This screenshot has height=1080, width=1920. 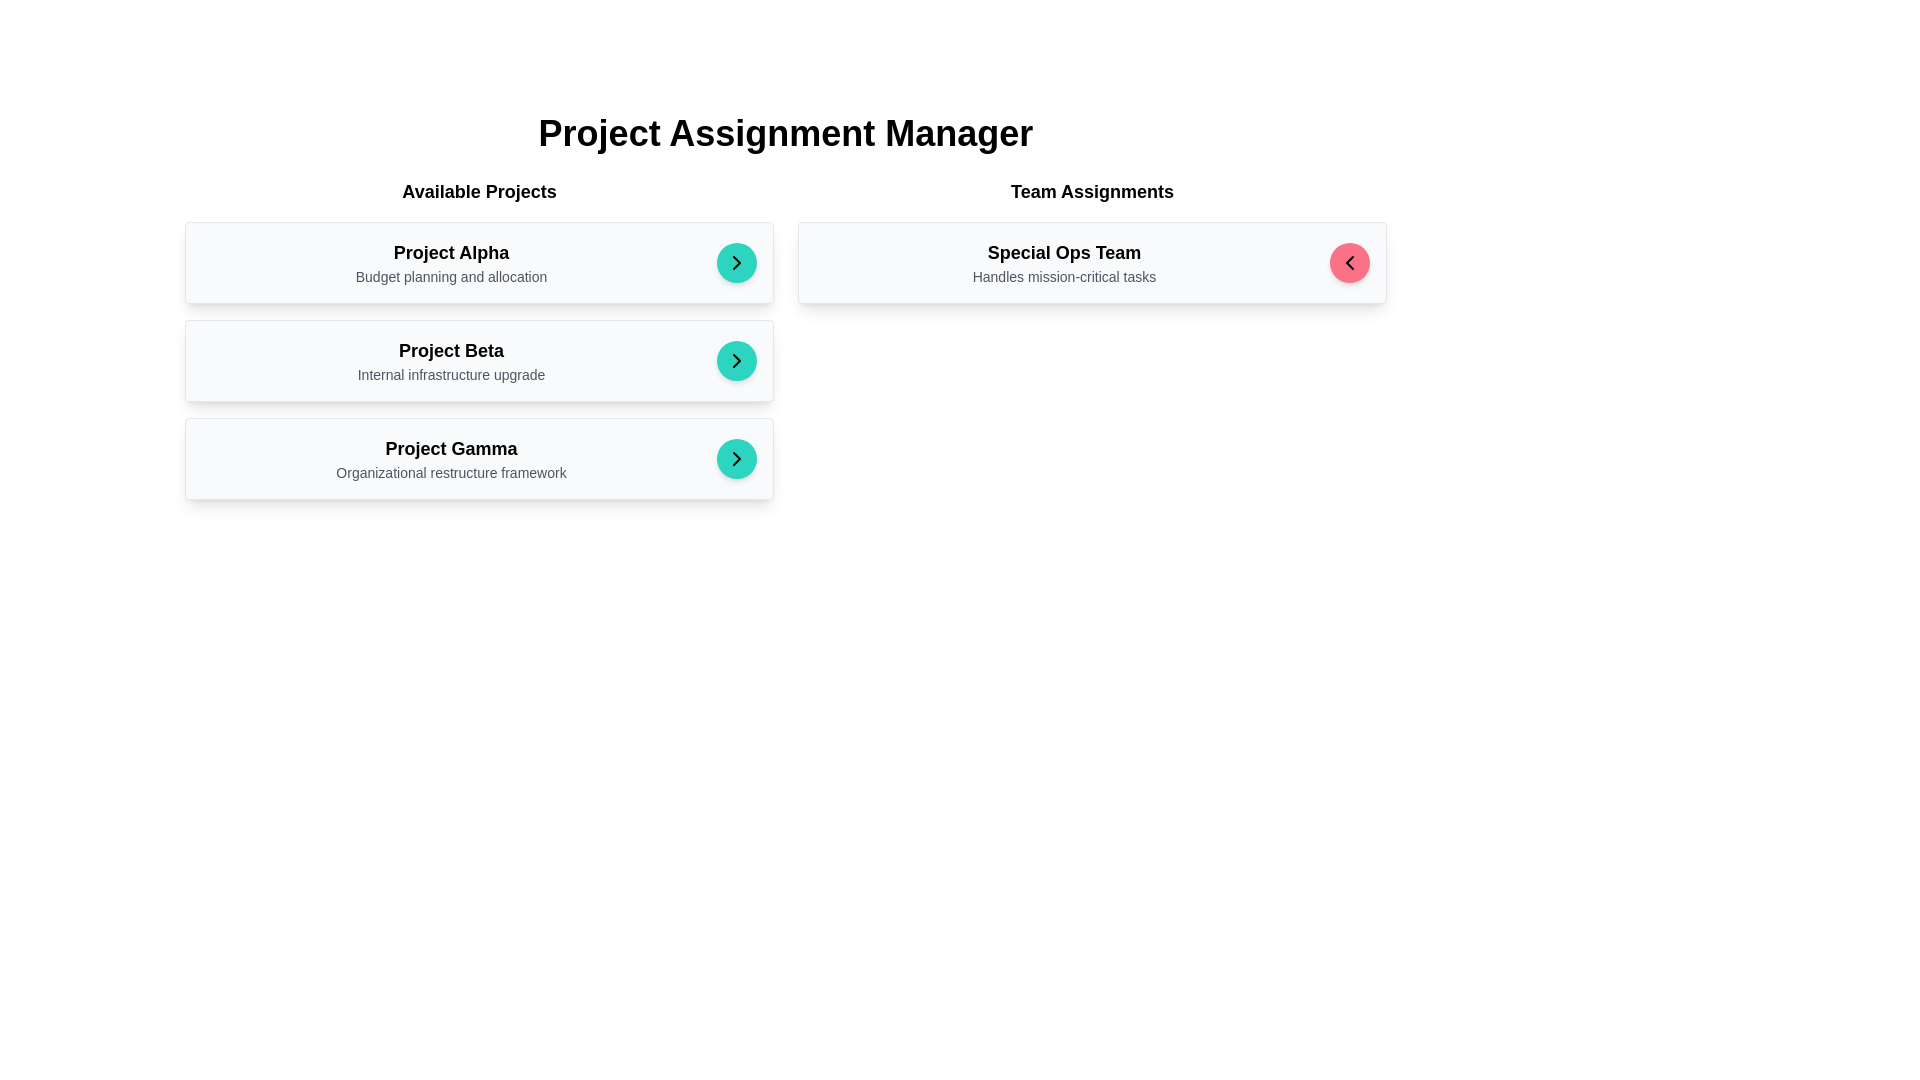 What do you see at coordinates (736, 459) in the screenshot?
I see `the circular teal button with a rightward-pointing chevron icon located in the bottom-right corner of the 'Project Gamma' card` at bounding box center [736, 459].